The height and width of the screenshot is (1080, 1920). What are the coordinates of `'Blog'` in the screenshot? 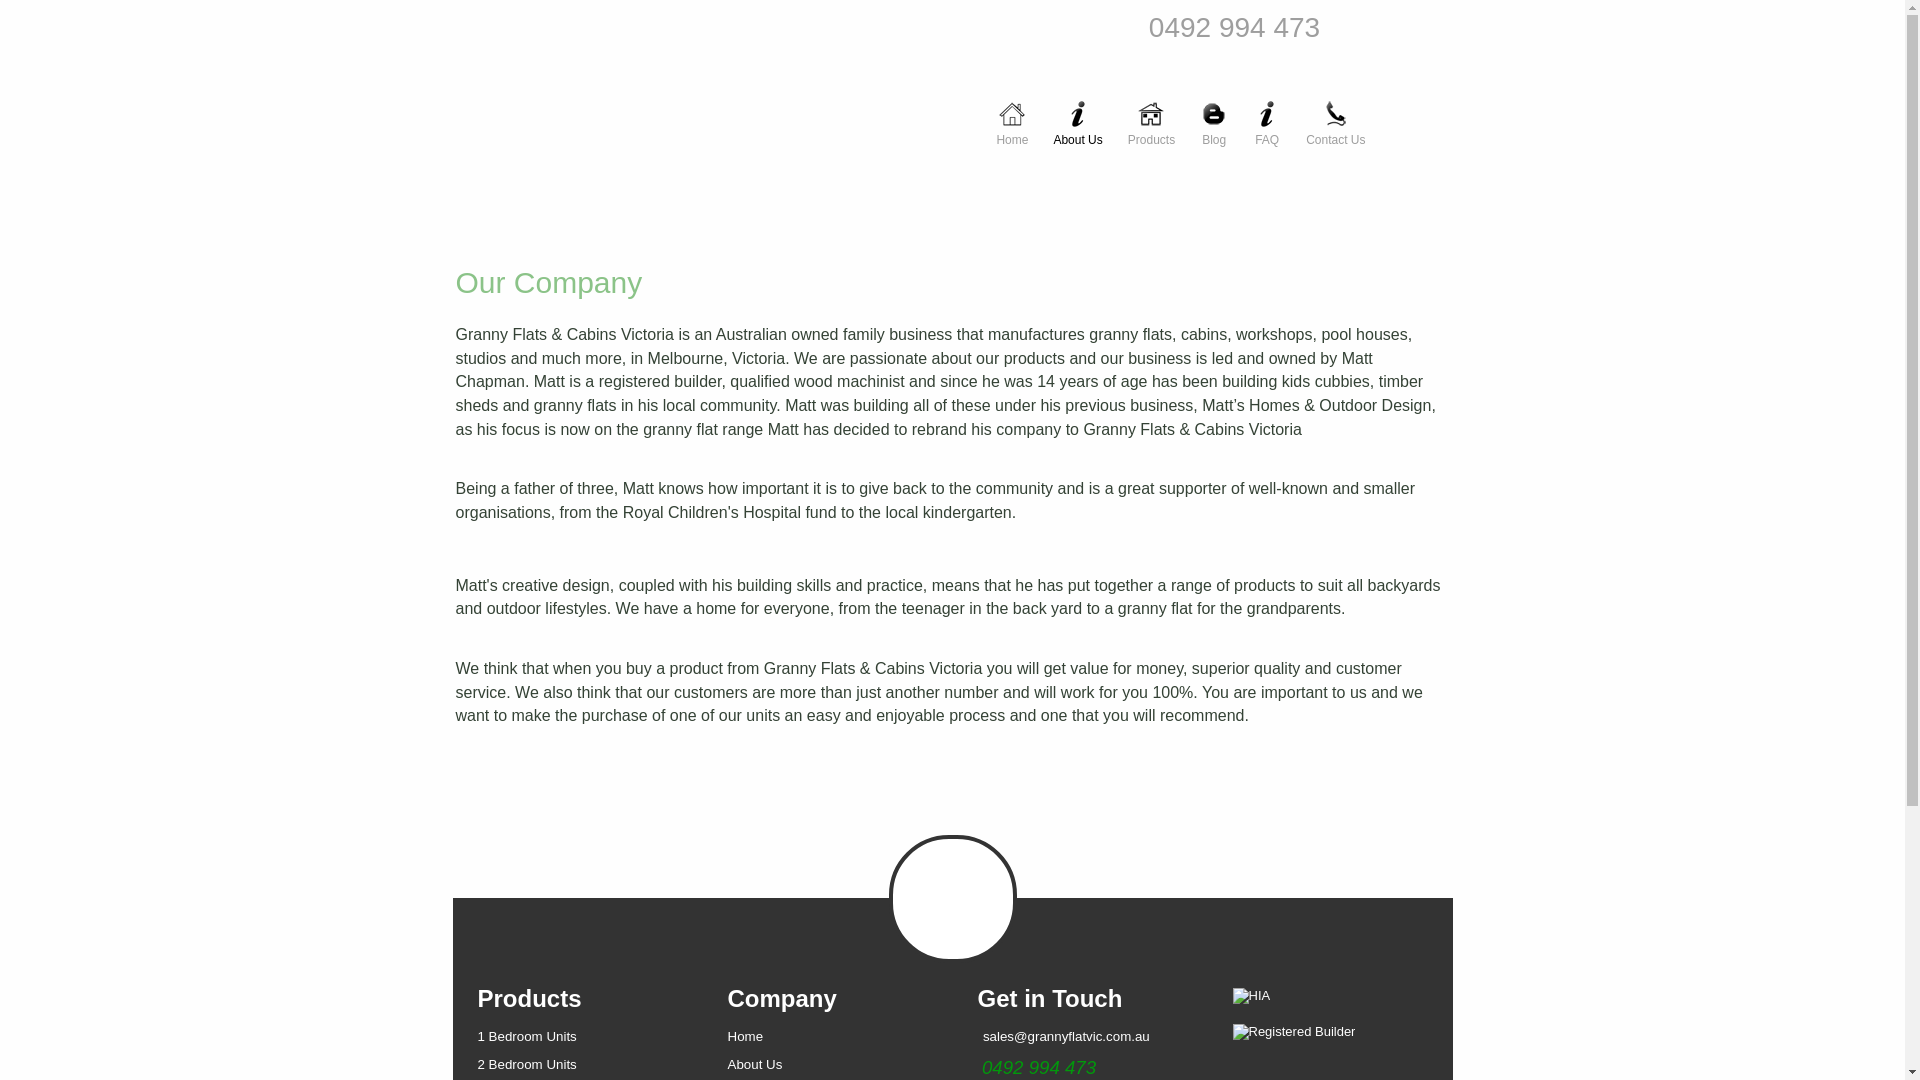 It's located at (1213, 112).